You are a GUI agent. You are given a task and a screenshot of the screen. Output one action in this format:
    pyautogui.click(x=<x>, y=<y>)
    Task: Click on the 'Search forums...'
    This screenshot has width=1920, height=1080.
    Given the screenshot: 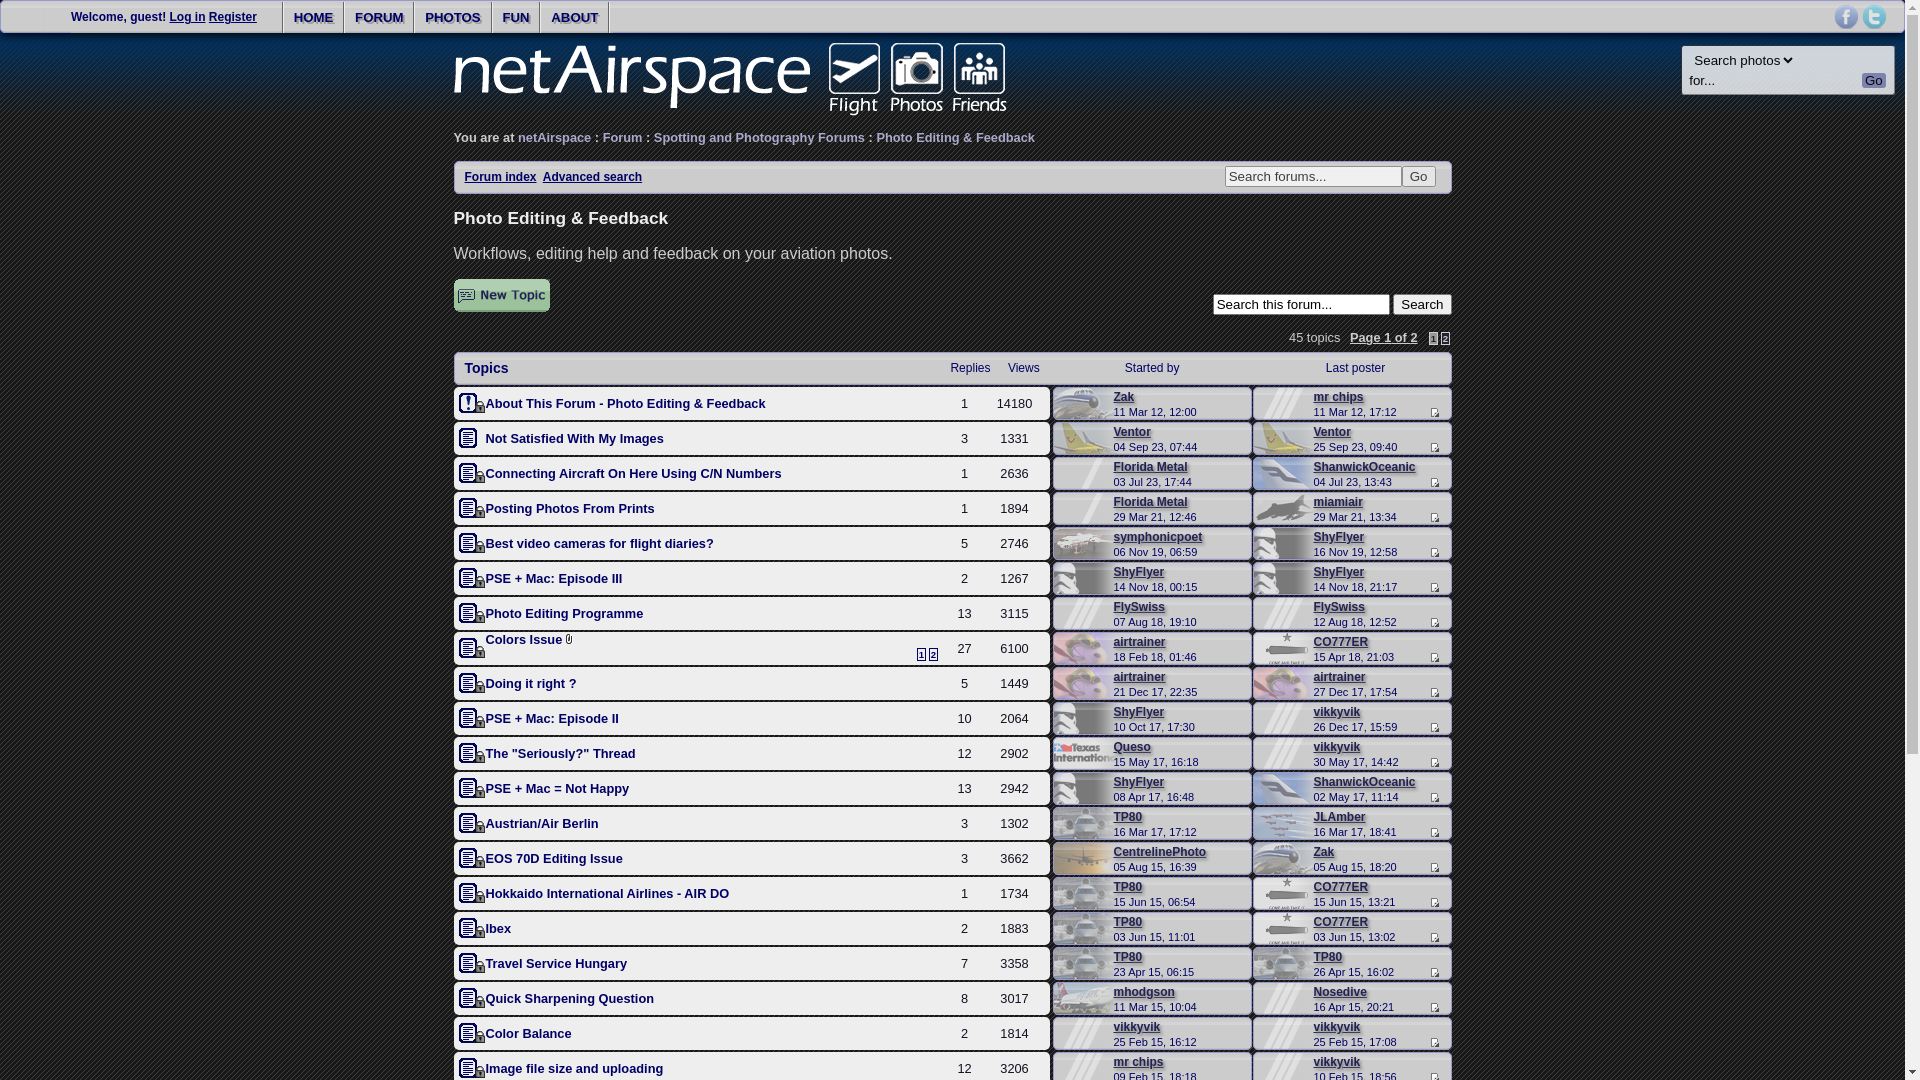 What is the action you would take?
    pyautogui.click(x=1313, y=175)
    